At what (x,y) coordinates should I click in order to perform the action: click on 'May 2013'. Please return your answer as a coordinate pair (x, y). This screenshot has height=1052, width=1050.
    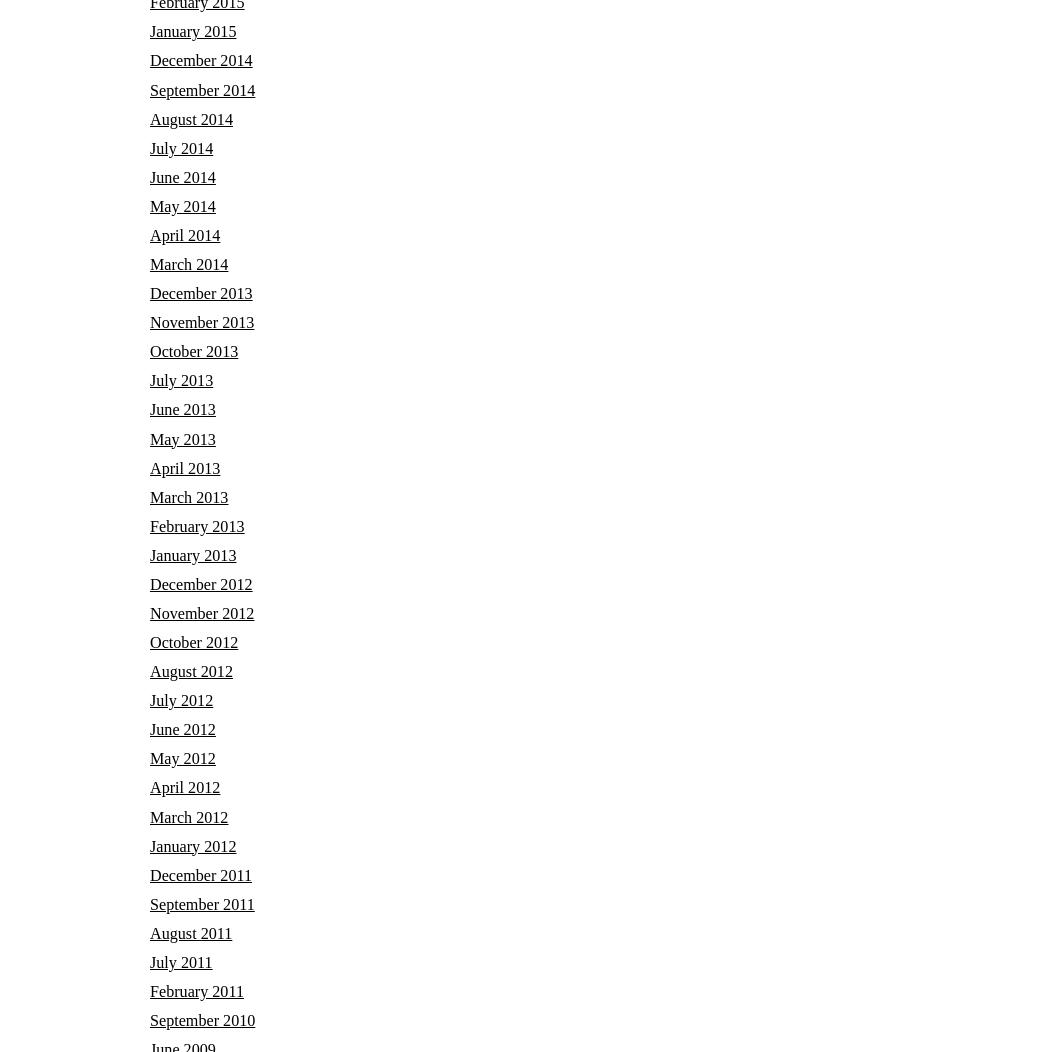
    Looking at the image, I should click on (182, 437).